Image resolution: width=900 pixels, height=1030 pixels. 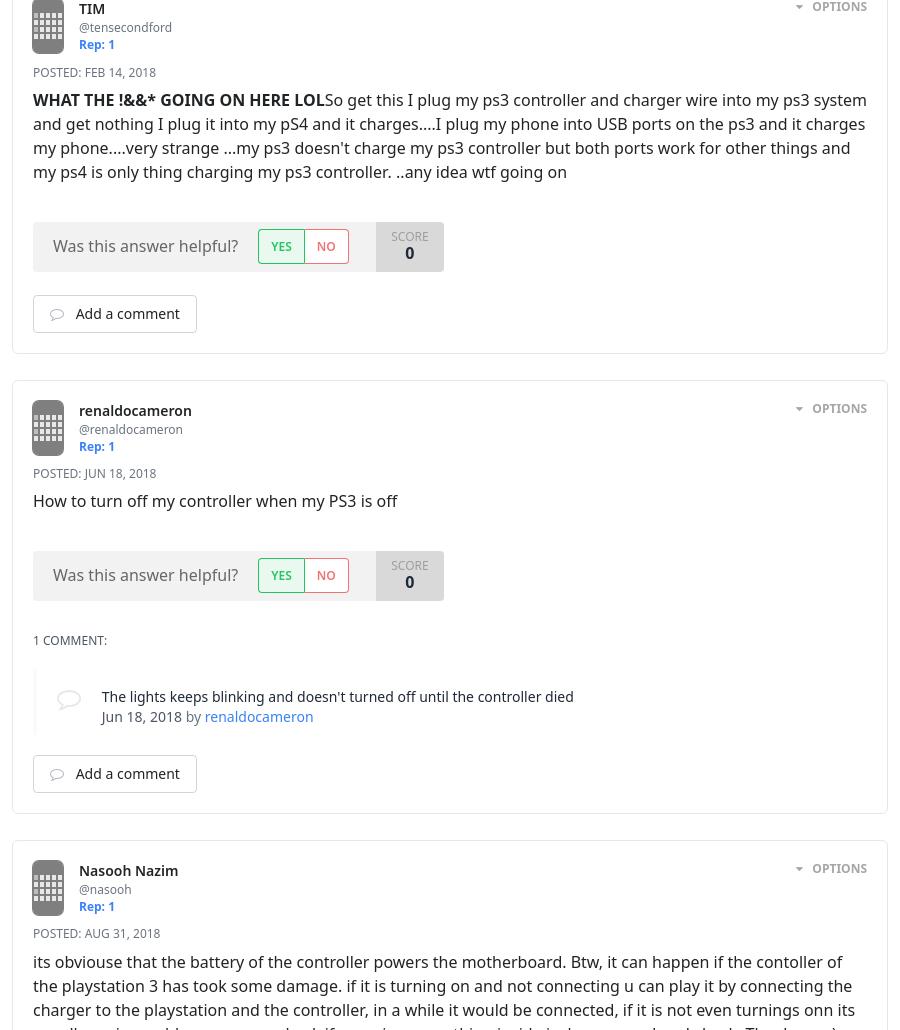 I want to click on 'So get this I plug my ps3 controller and  charger wire into my ps3 system and get nothing I plug it into my pS4 and it charges....I plug my phone into USB ports on the ps3 and it charges my phone....very strange ...my ps3 doesn't charge my ps3 controller but both ports work for other things and my ps4 is only thing charging my ps3 controller. ..any idea wtf going on', so click(x=449, y=134).